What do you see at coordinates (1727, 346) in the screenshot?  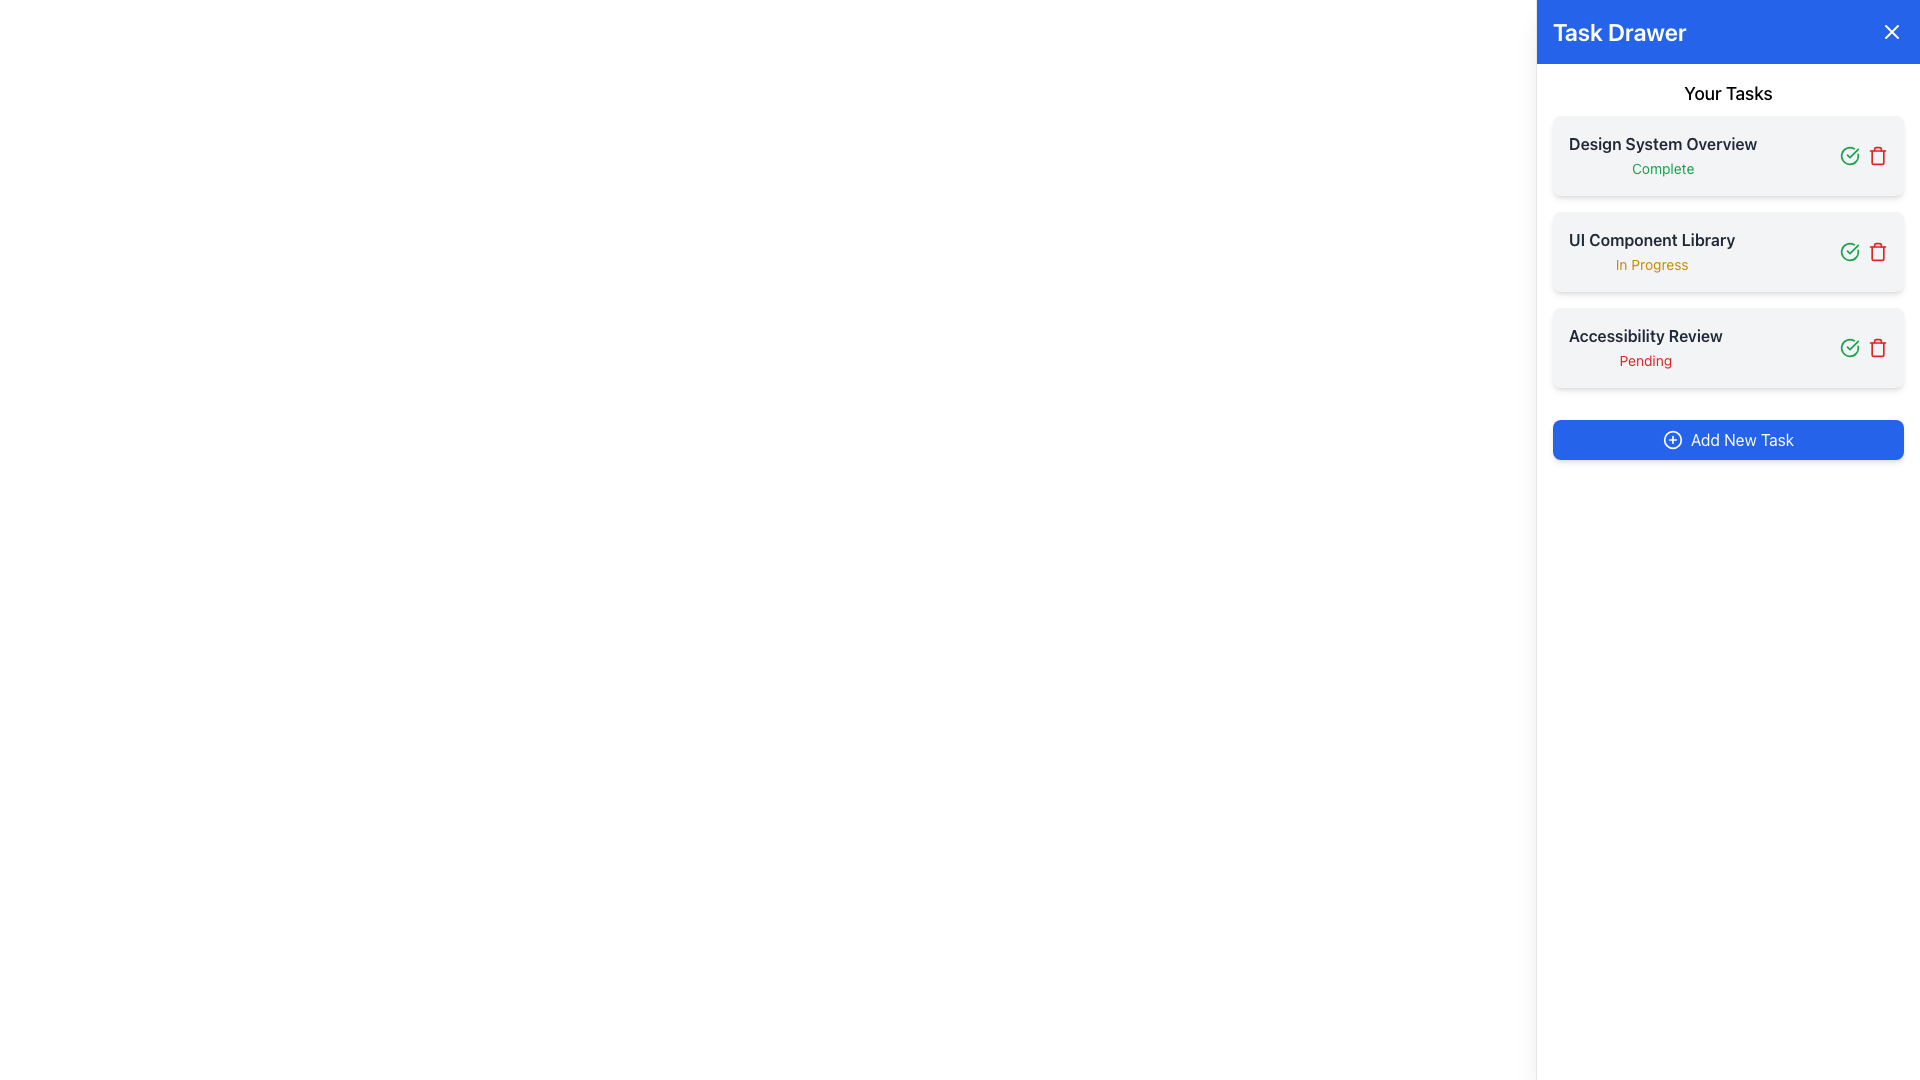 I see `the task item titled 'Accessibility Review' which is the third item in the 'Your Tasks' list, located below 'UI Component Library' and above 'Add New Task'` at bounding box center [1727, 346].